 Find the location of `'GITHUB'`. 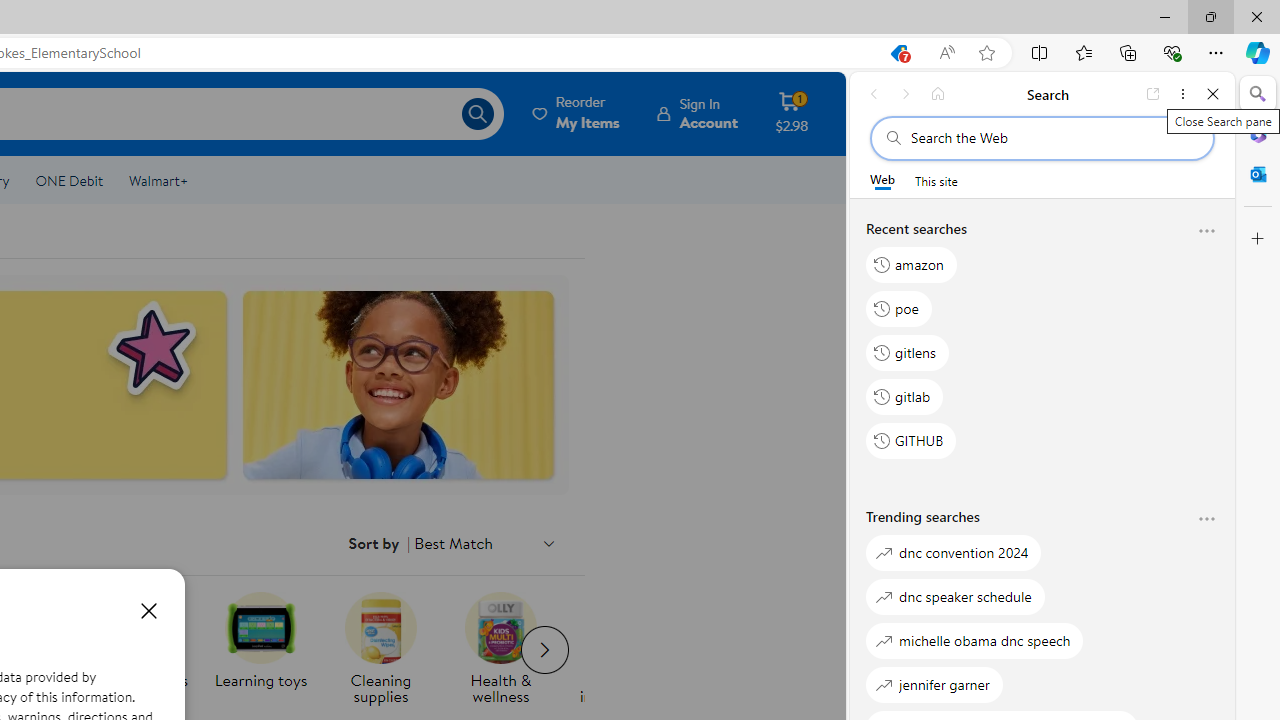

'GITHUB' is located at coordinates (911, 440).